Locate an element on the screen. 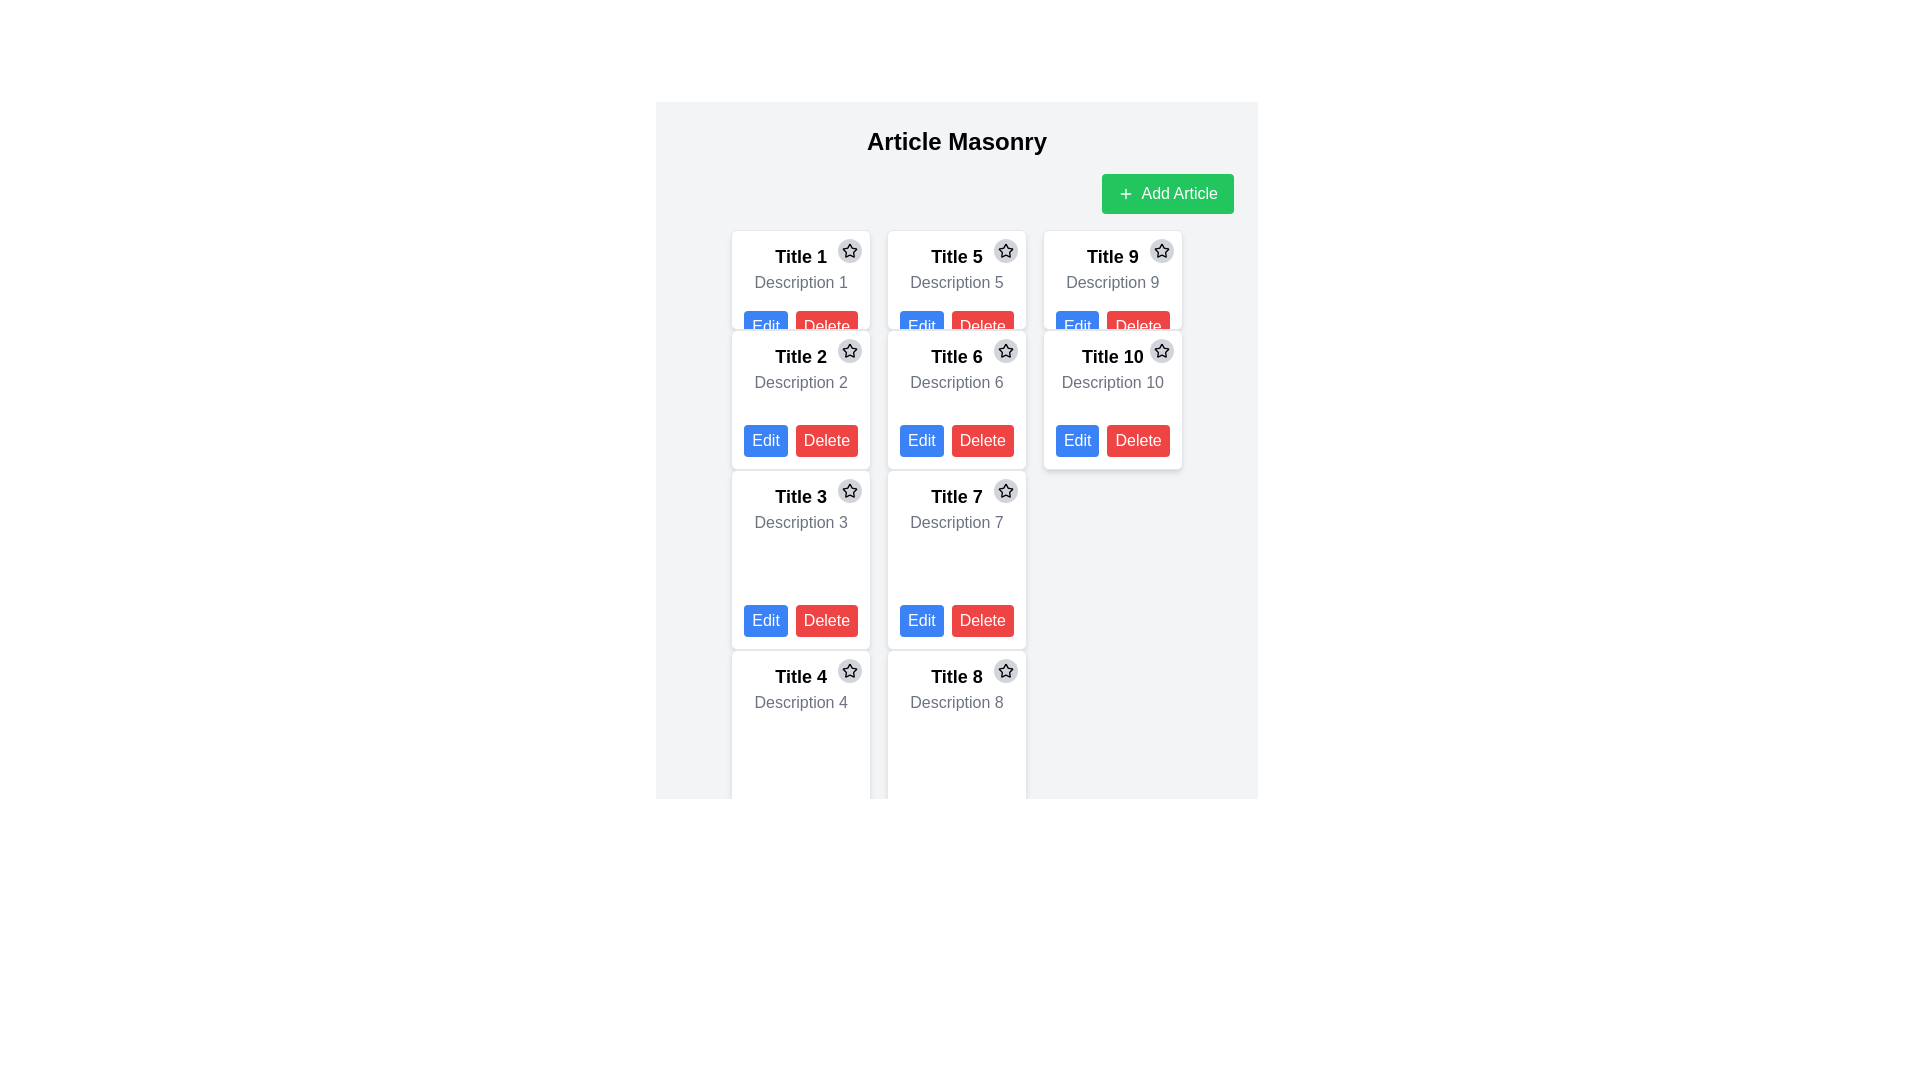 The height and width of the screenshot is (1080, 1920). text of the bold and large font label 'Title 2' located at the top center of the card in the second column of the masonry layout is located at coordinates (801, 356).